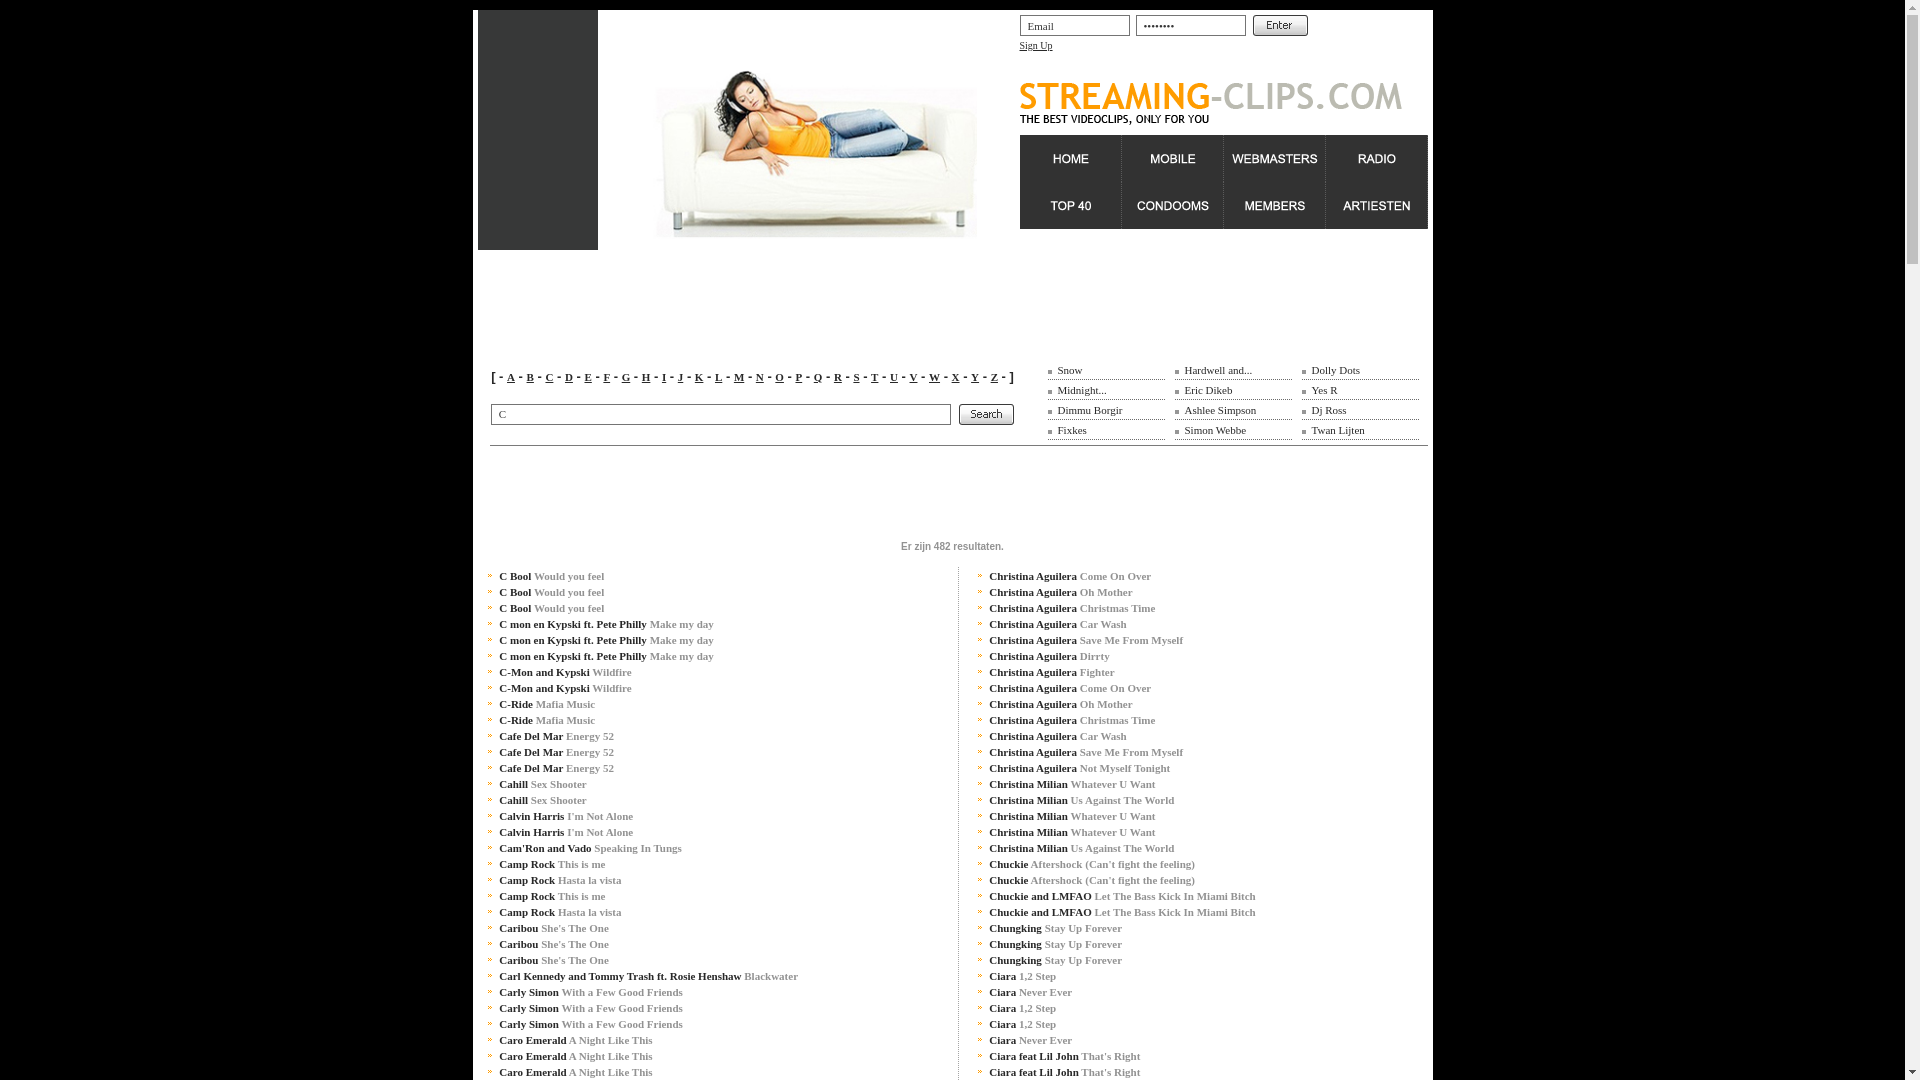 The image size is (1920, 1080). What do you see at coordinates (1022, 974) in the screenshot?
I see `'Ciara 1,2 Step'` at bounding box center [1022, 974].